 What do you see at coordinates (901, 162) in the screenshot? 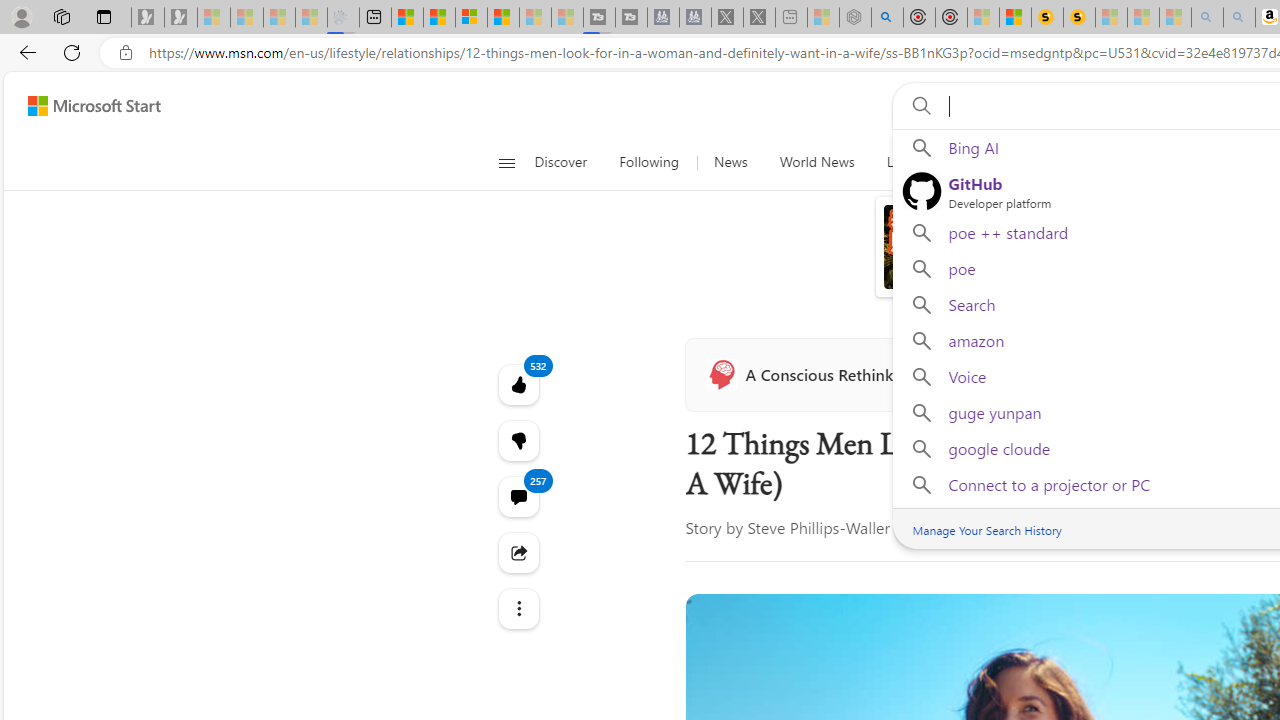
I see `'Local'` at bounding box center [901, 162].